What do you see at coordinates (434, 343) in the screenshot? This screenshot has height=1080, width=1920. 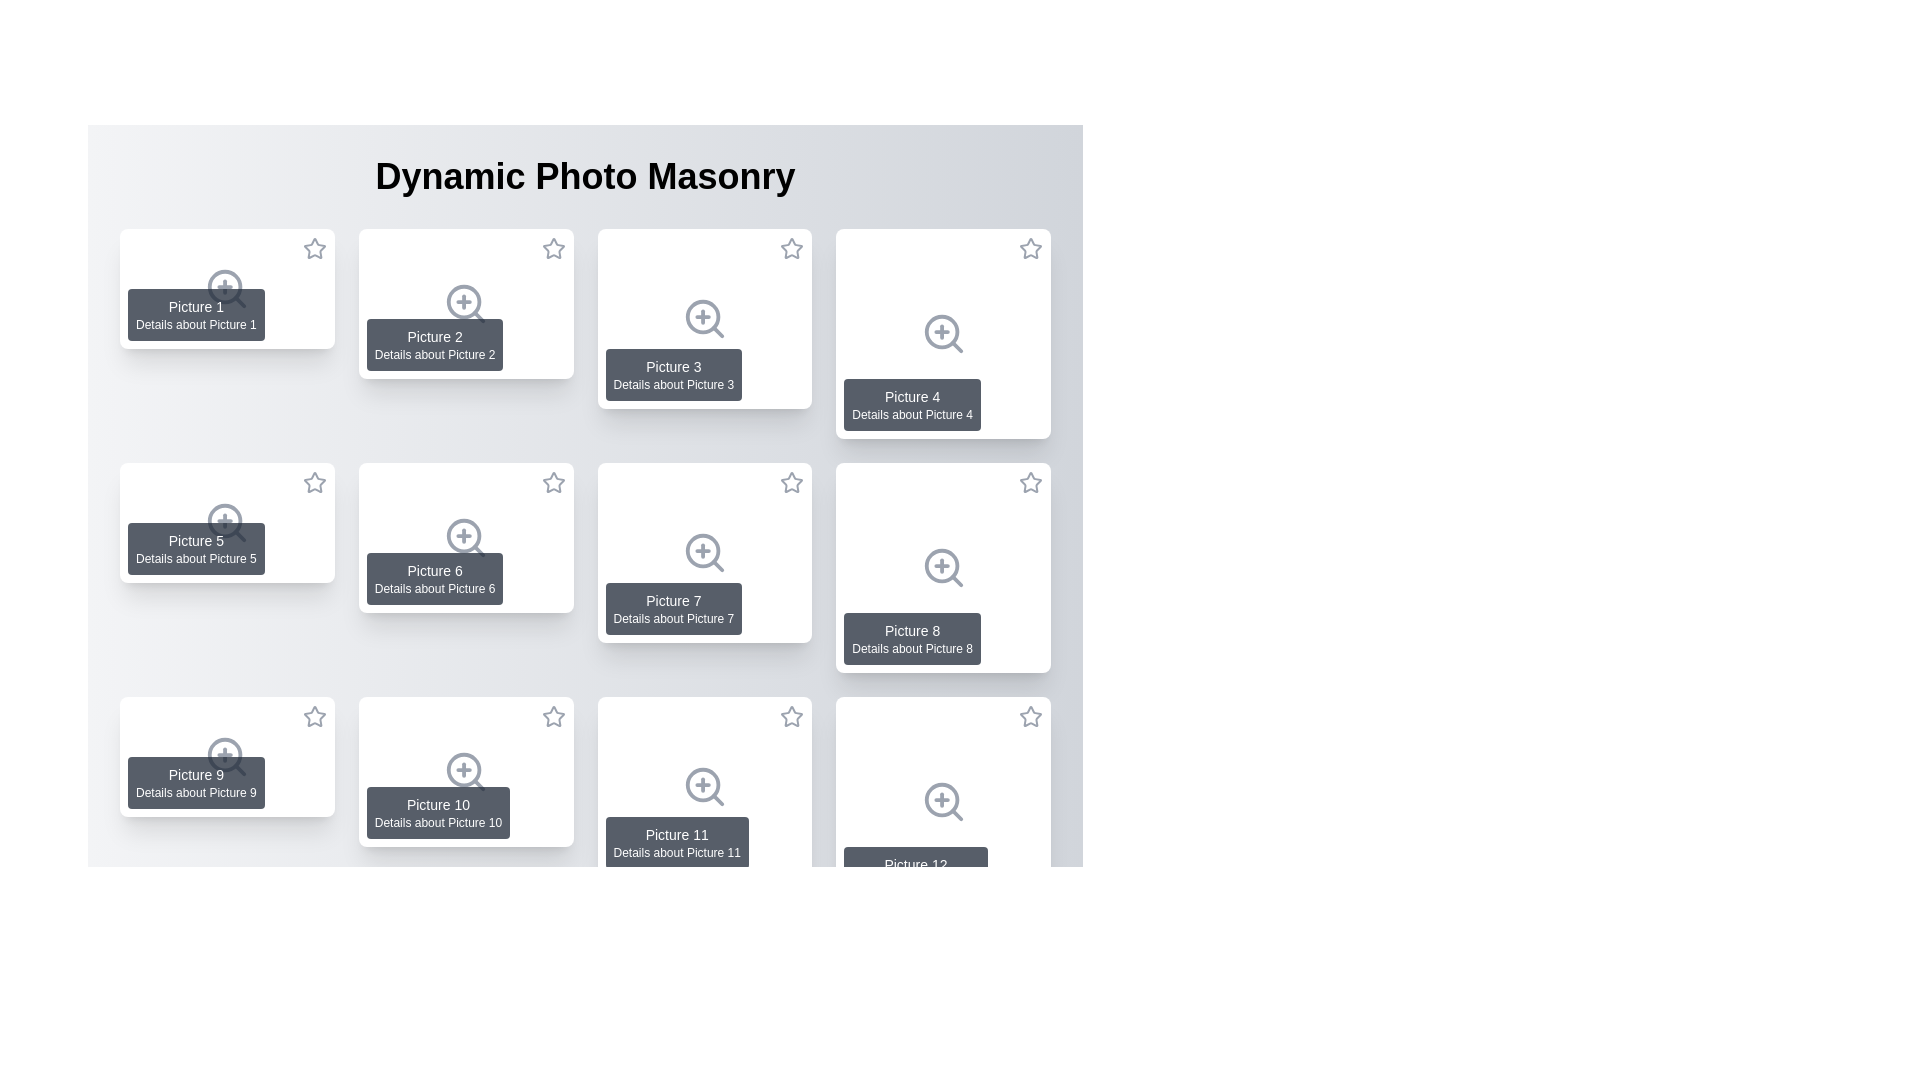 I see `the Text label area displaying 'Picture 2' with details about it, which has a dark gray background and white text` at bounding box center [434, 343].